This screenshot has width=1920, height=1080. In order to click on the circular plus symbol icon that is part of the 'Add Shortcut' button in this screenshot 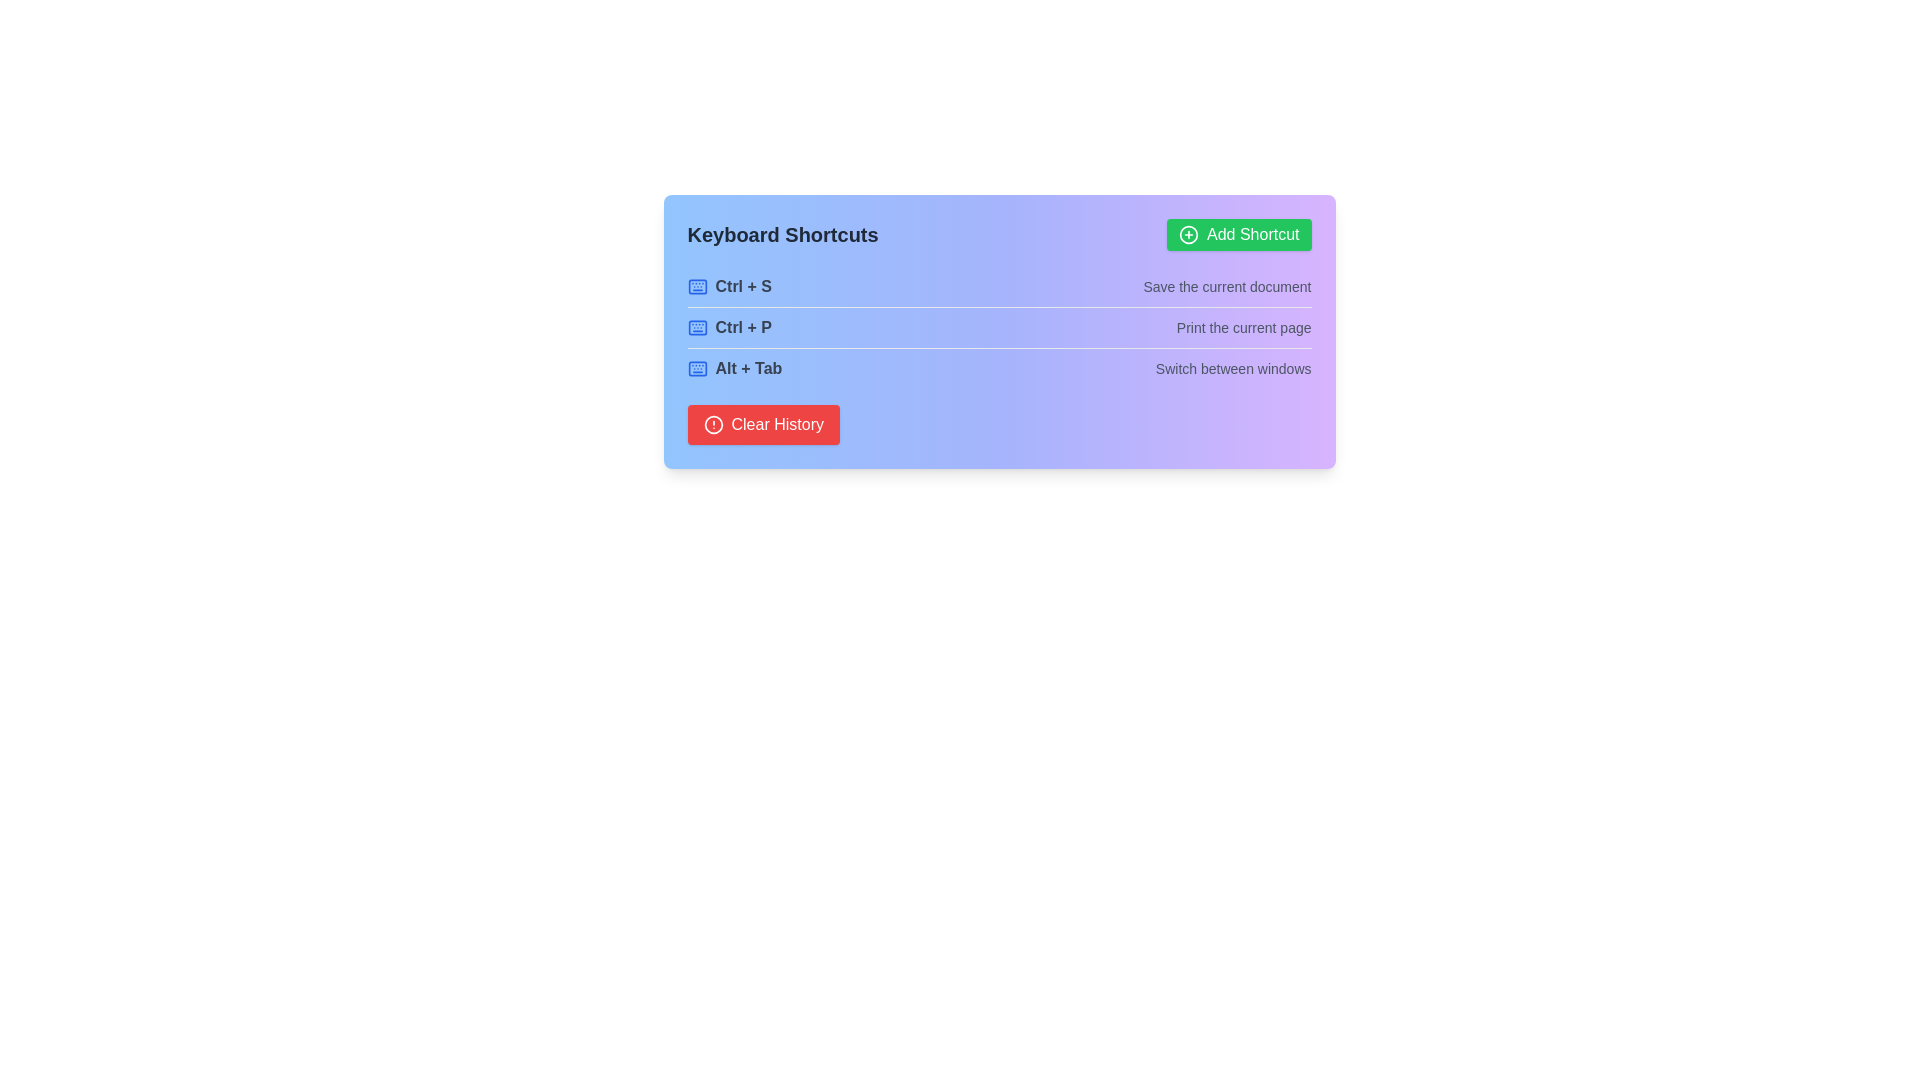, I will do `click(1189, 234)`.